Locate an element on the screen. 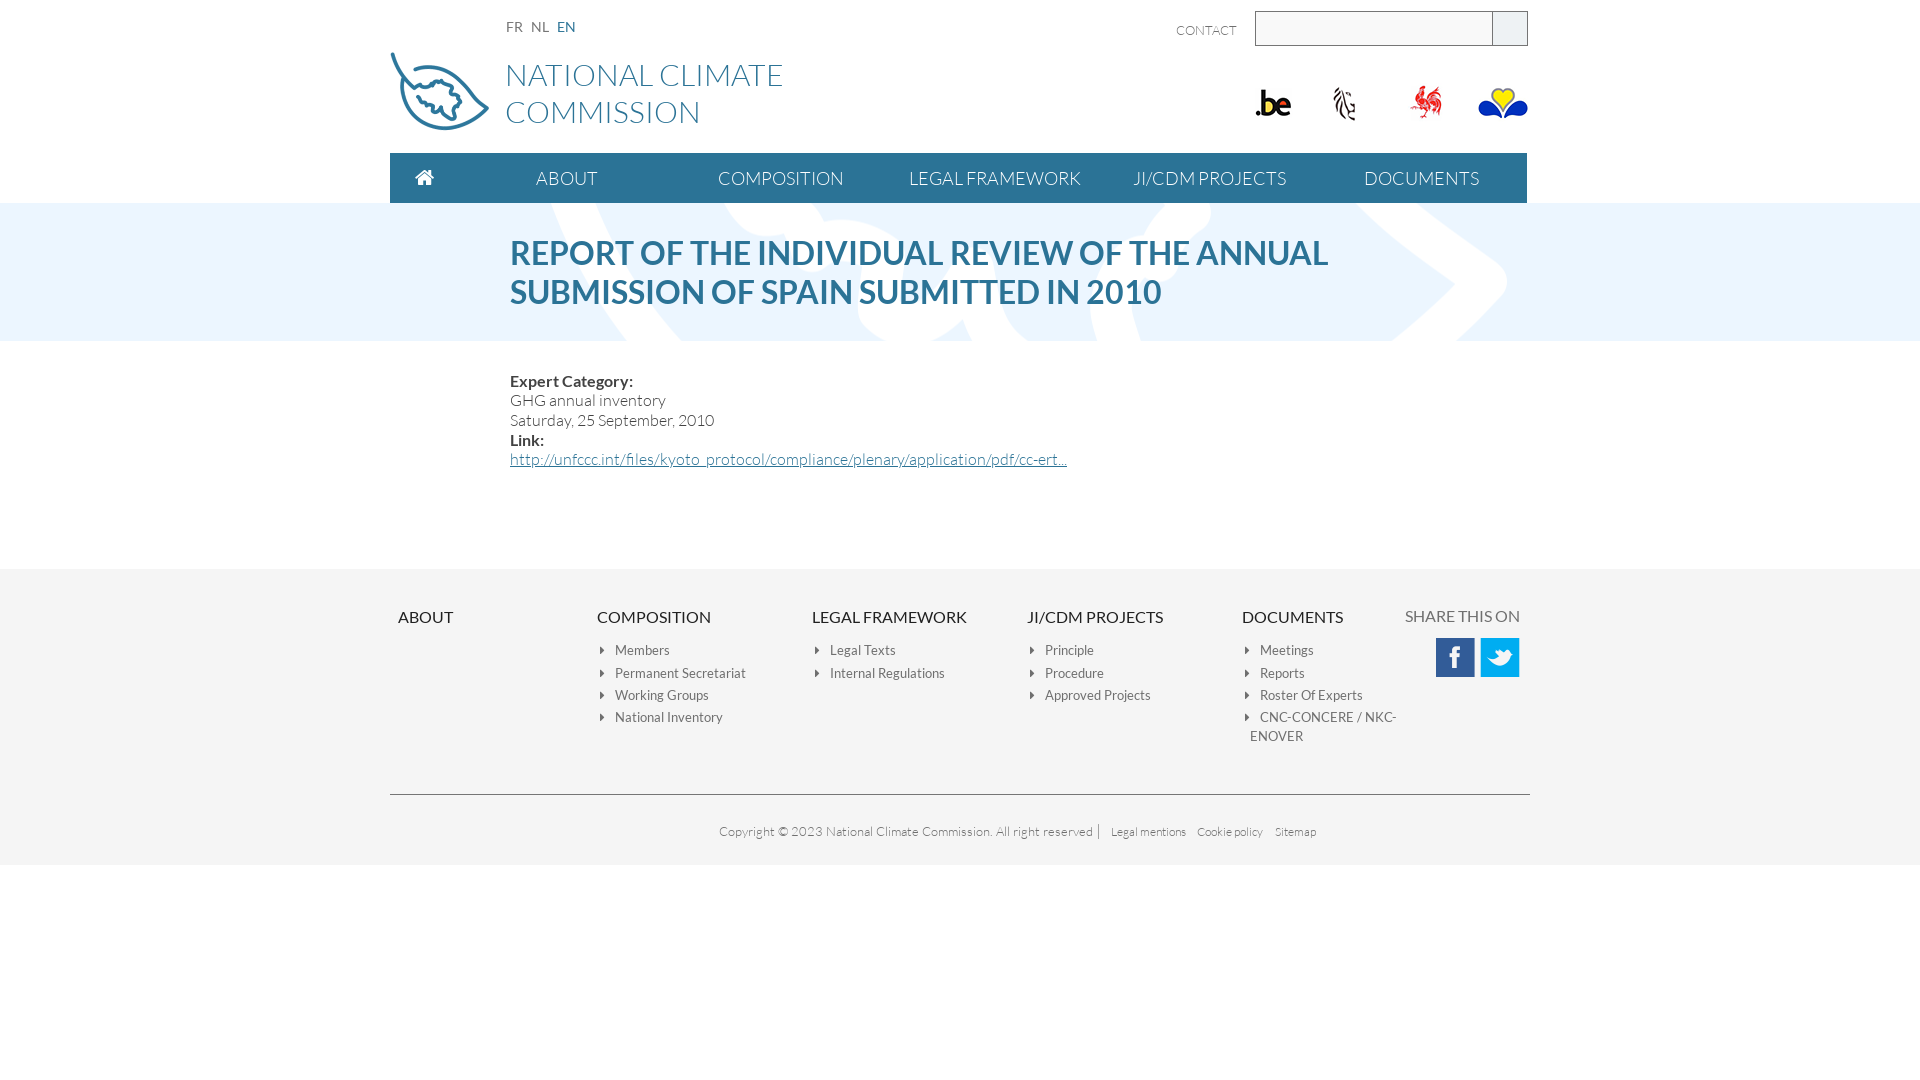 This screenshot has width=1920, height=1080. 'Roster Of Experts' is located at coordinates (1304, 693).